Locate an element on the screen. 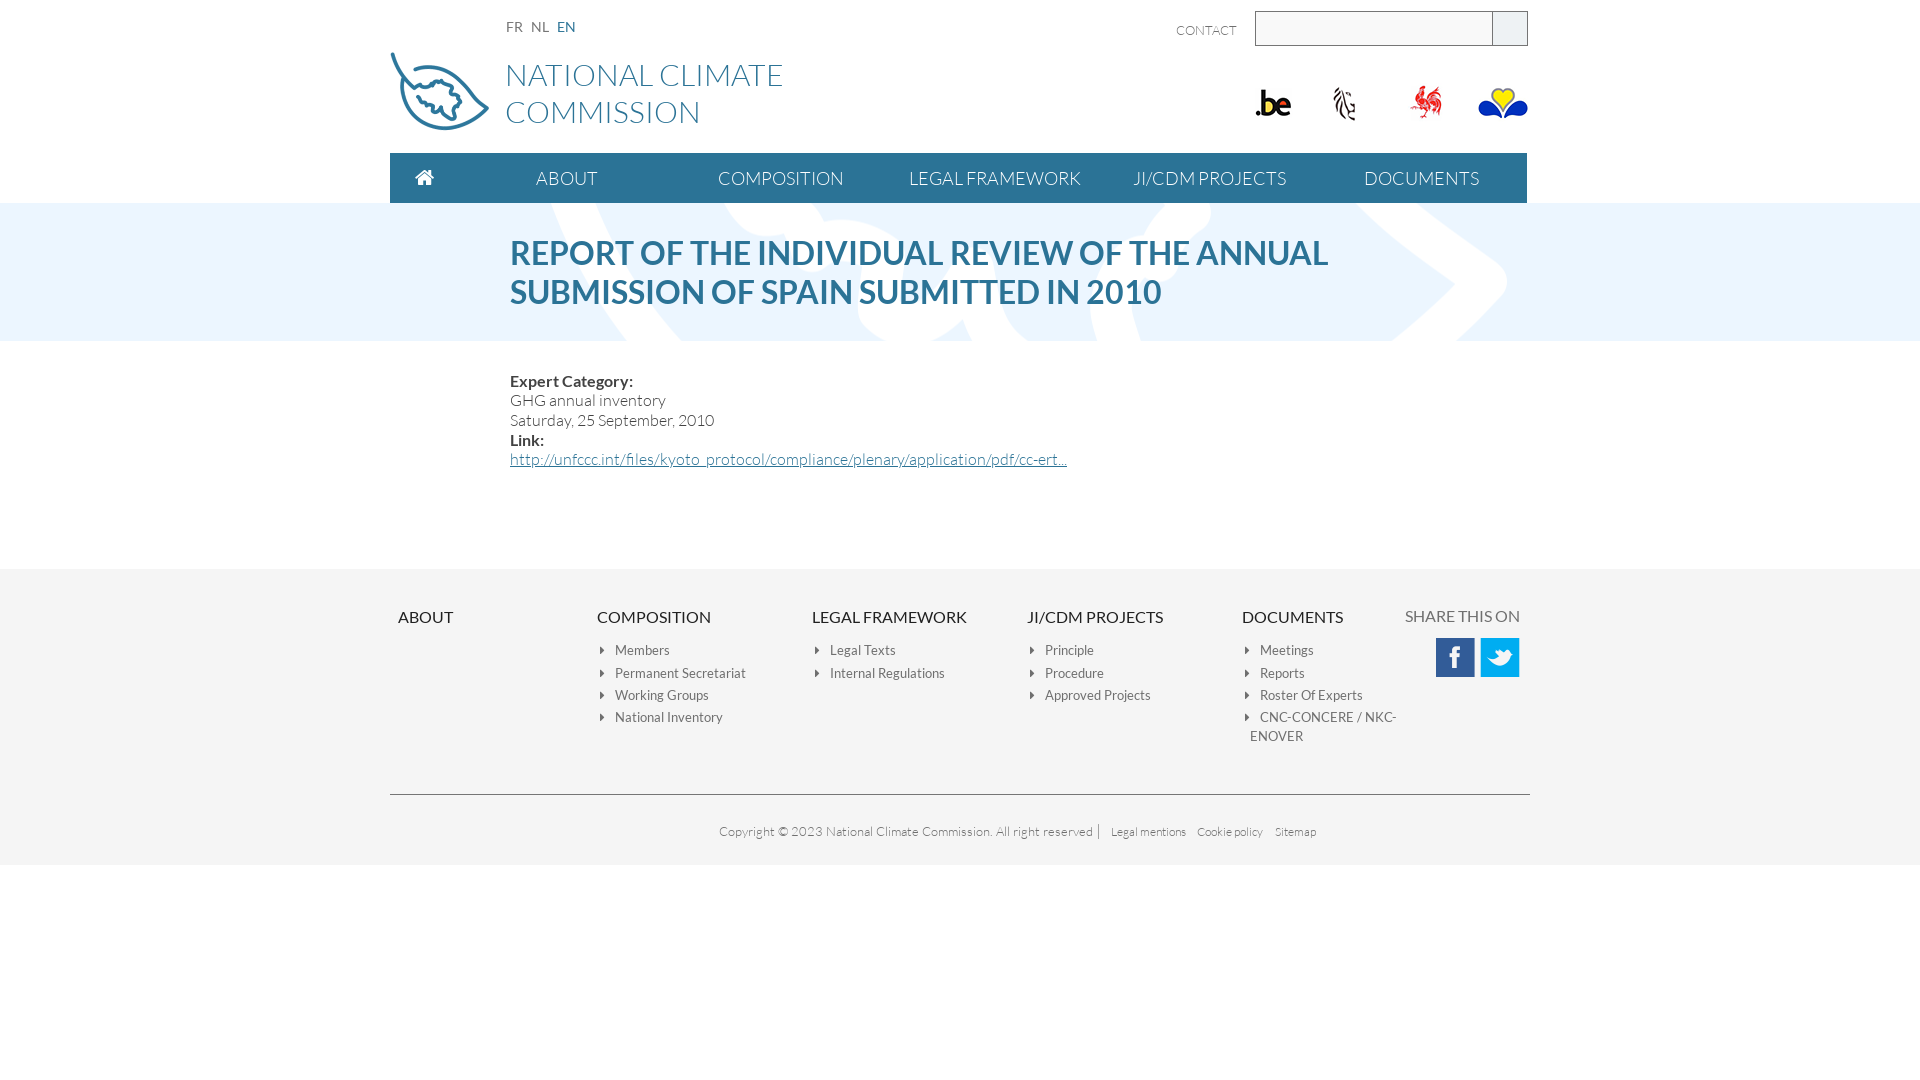 This screenshot has width=1920, height=1080. 'Roster Of Experts' is located at coordinates (1304, 693).